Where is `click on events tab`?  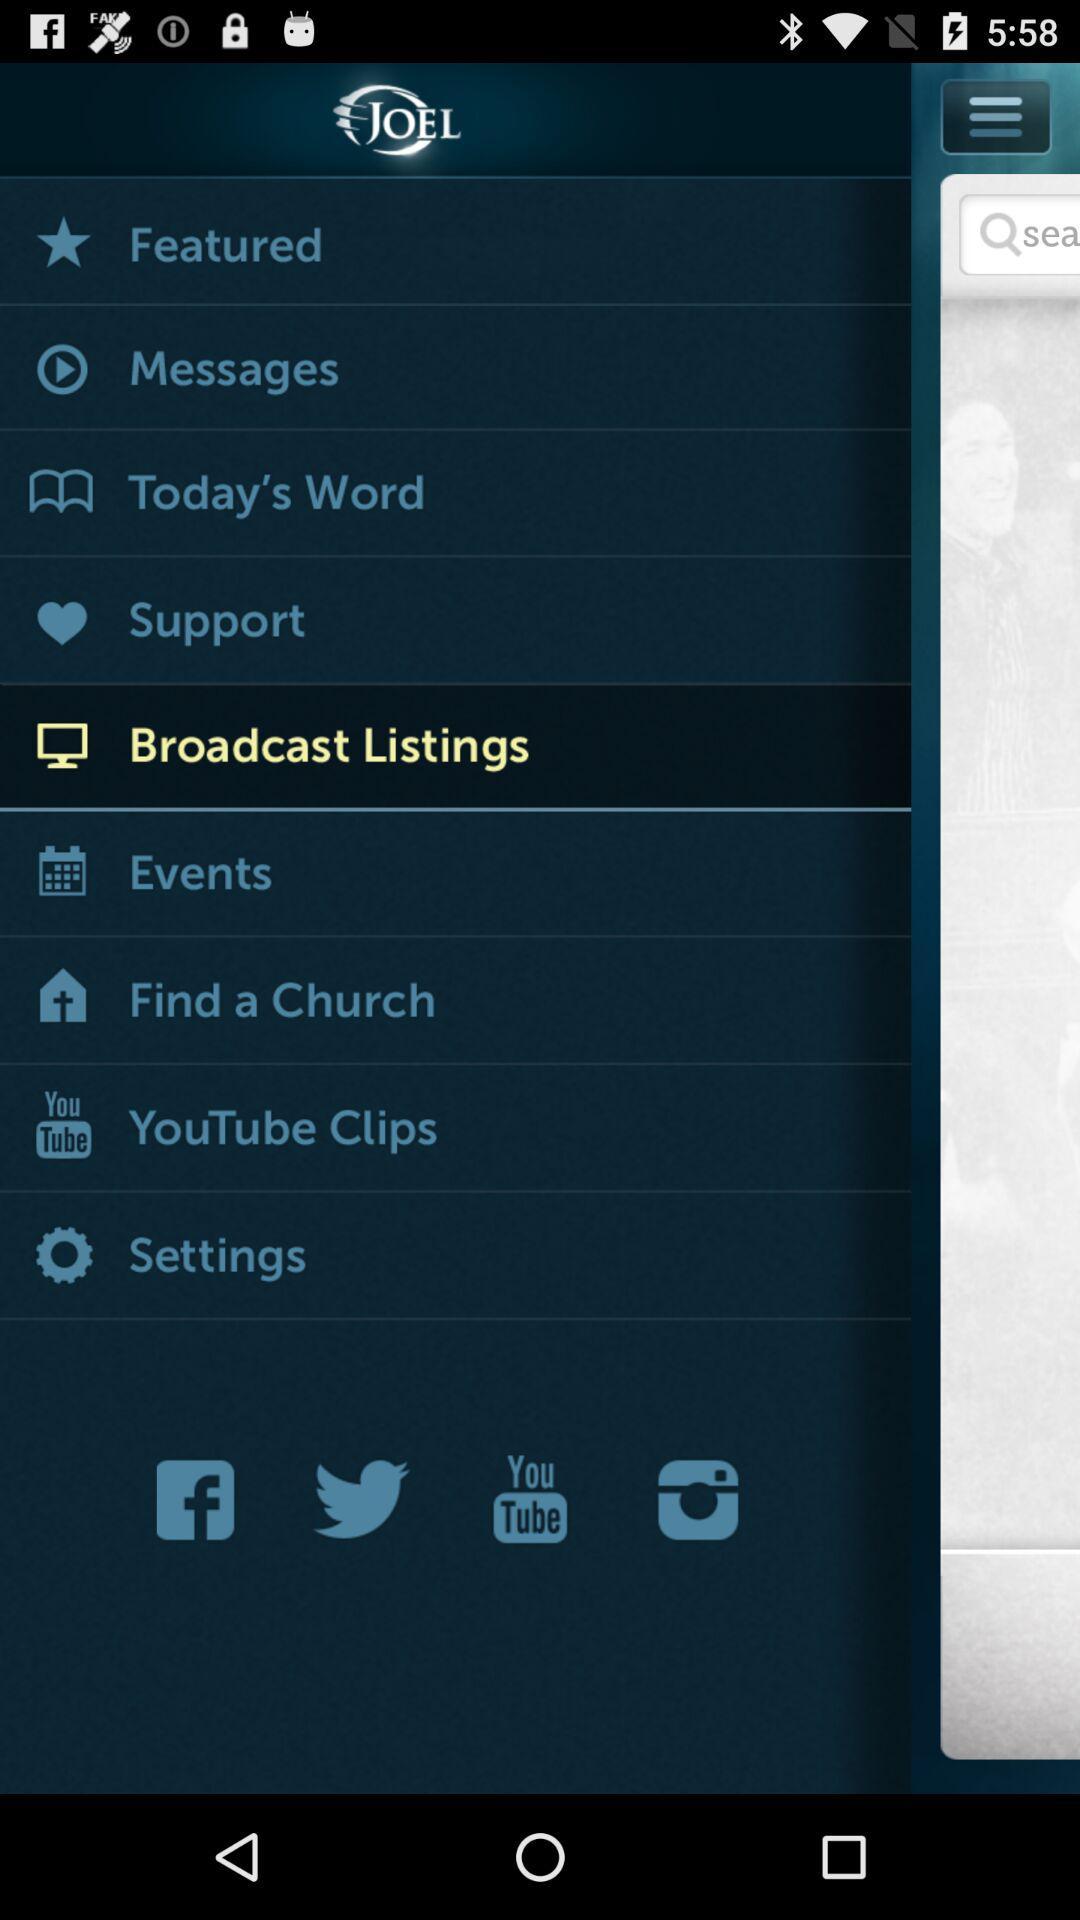 click on events tab is located at coordinates (455, 875).